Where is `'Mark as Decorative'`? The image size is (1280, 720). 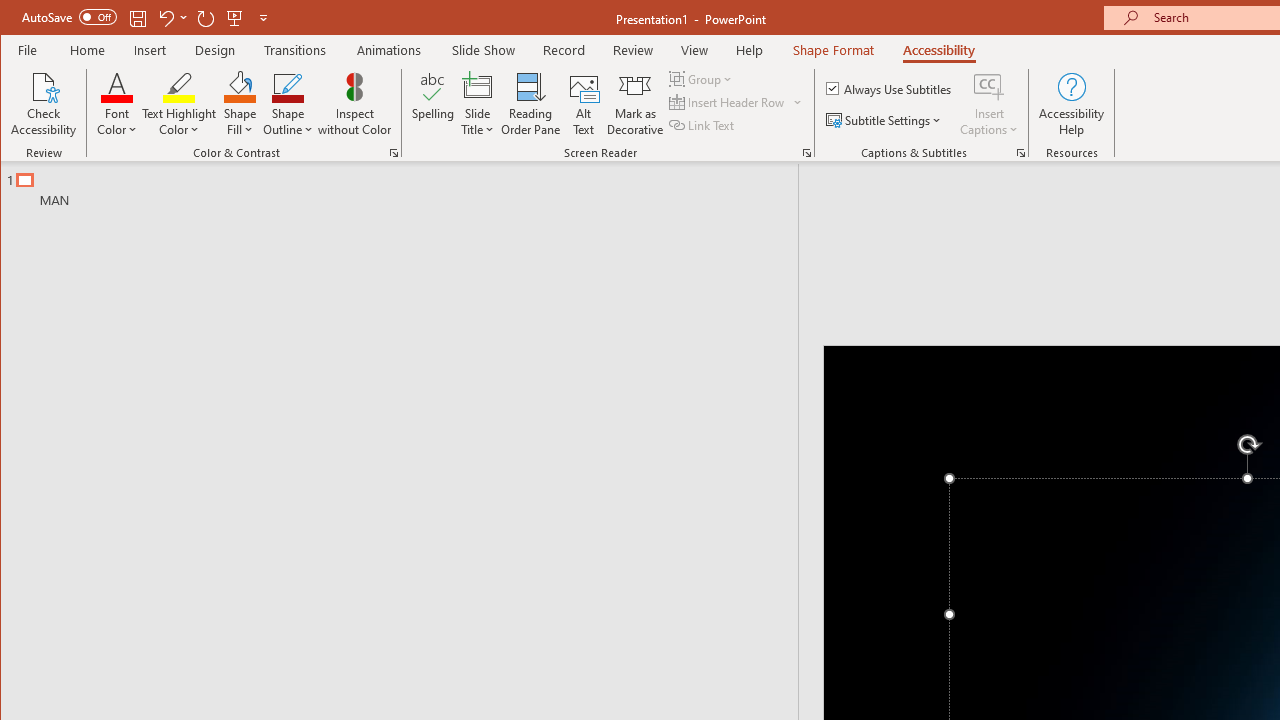 'Mark as Decorative' is located at coordinates (634, 104).